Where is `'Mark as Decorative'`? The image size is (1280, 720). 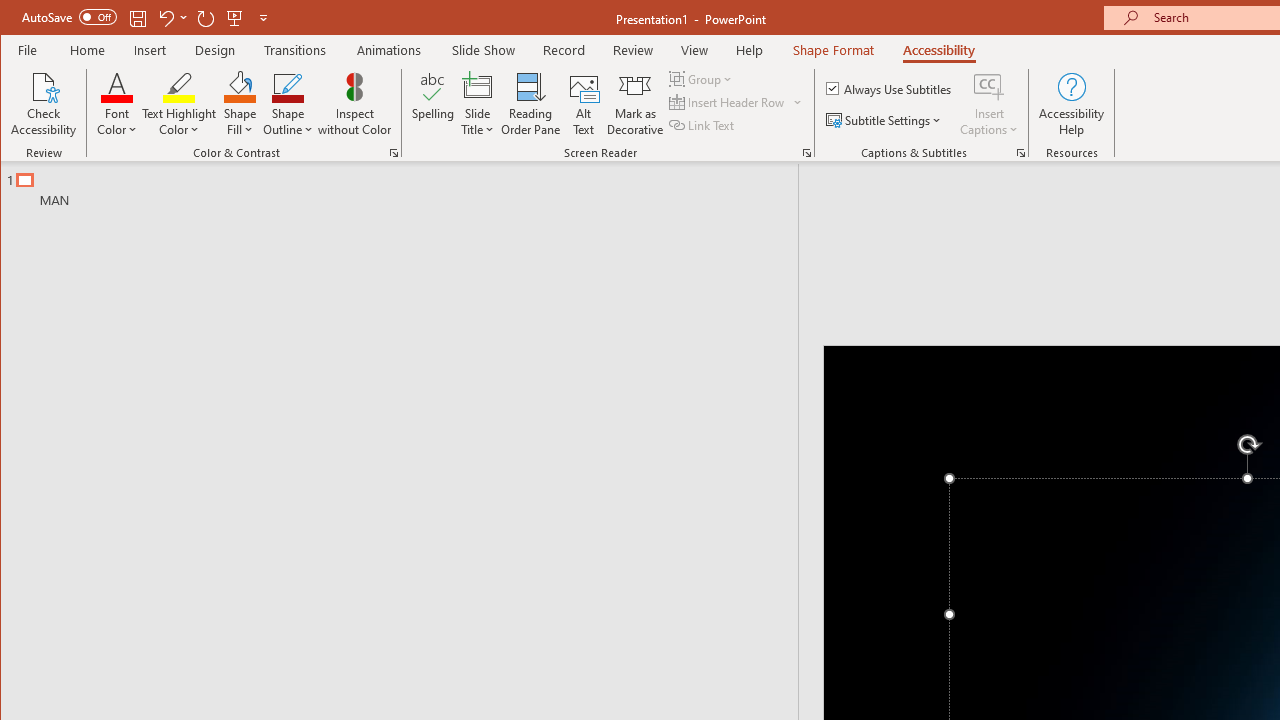 'Mark as Decorative' is located at coordinates (634, 104).